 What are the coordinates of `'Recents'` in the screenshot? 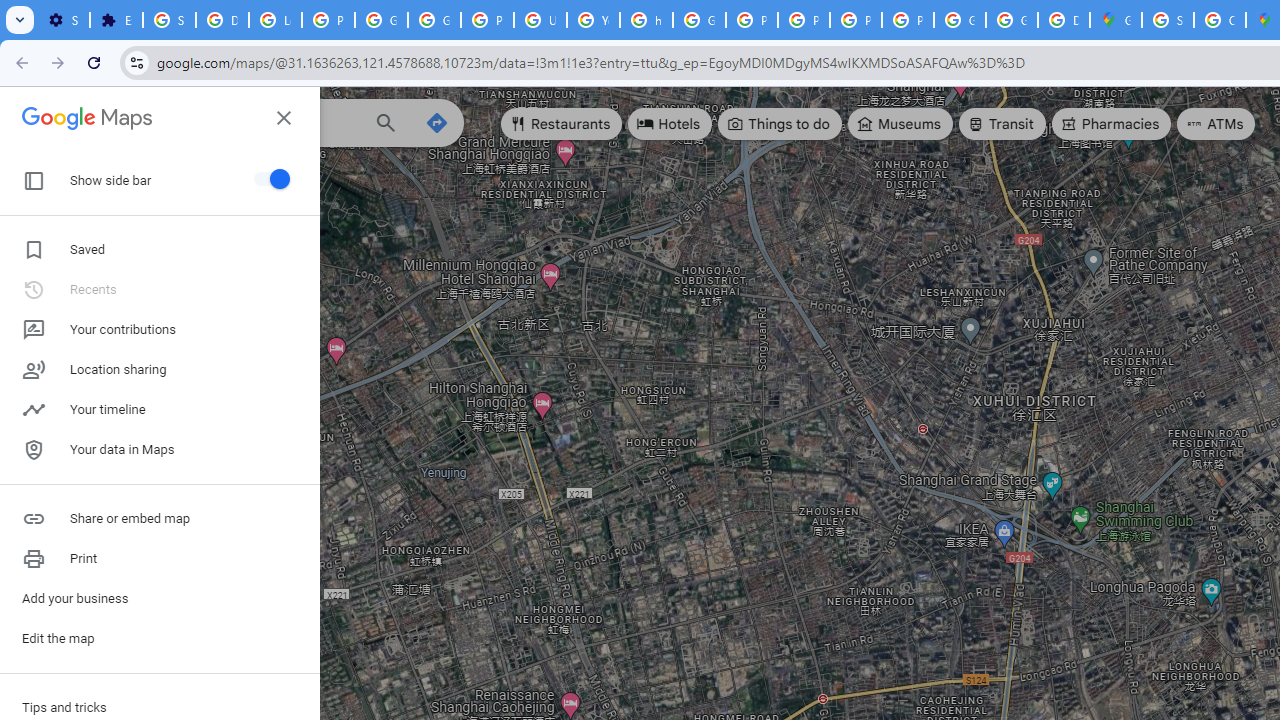 It's located at (160, 289).